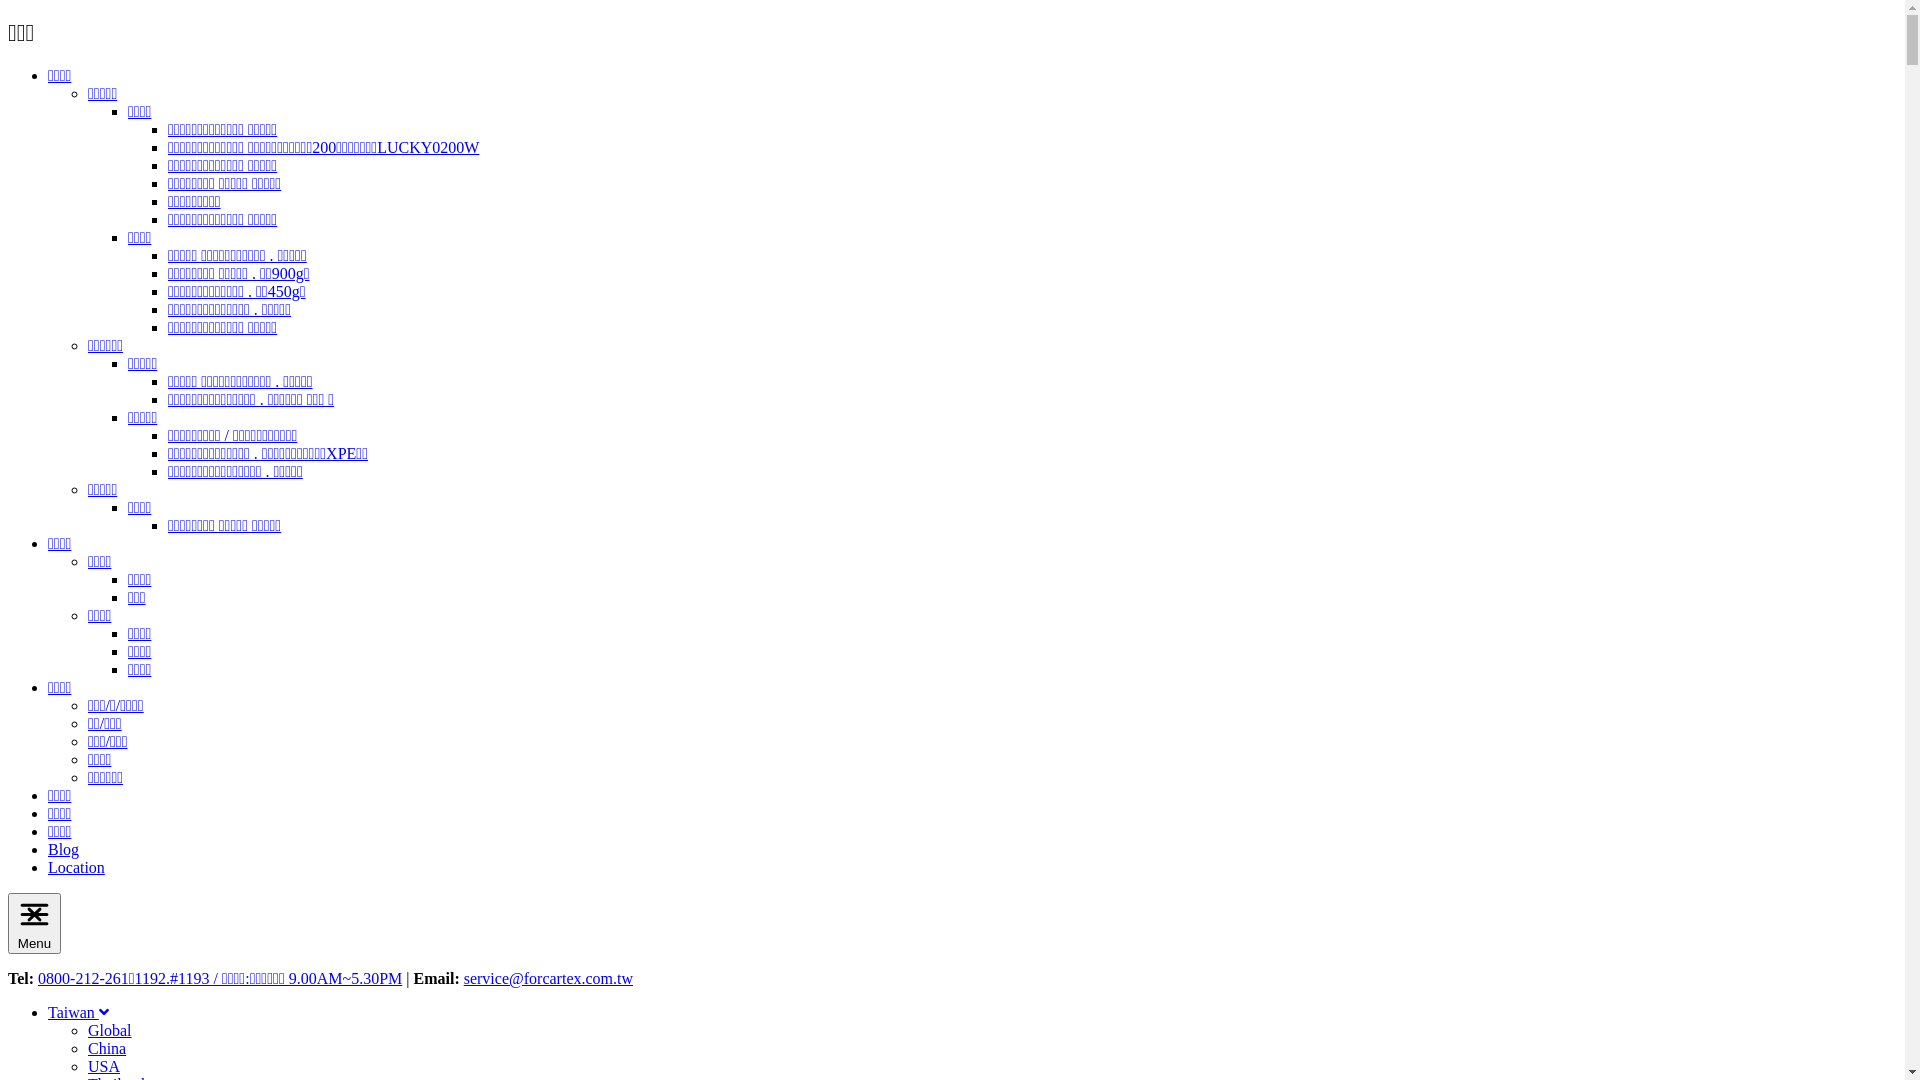  I want to click on 'Blog', so click(63, 849).